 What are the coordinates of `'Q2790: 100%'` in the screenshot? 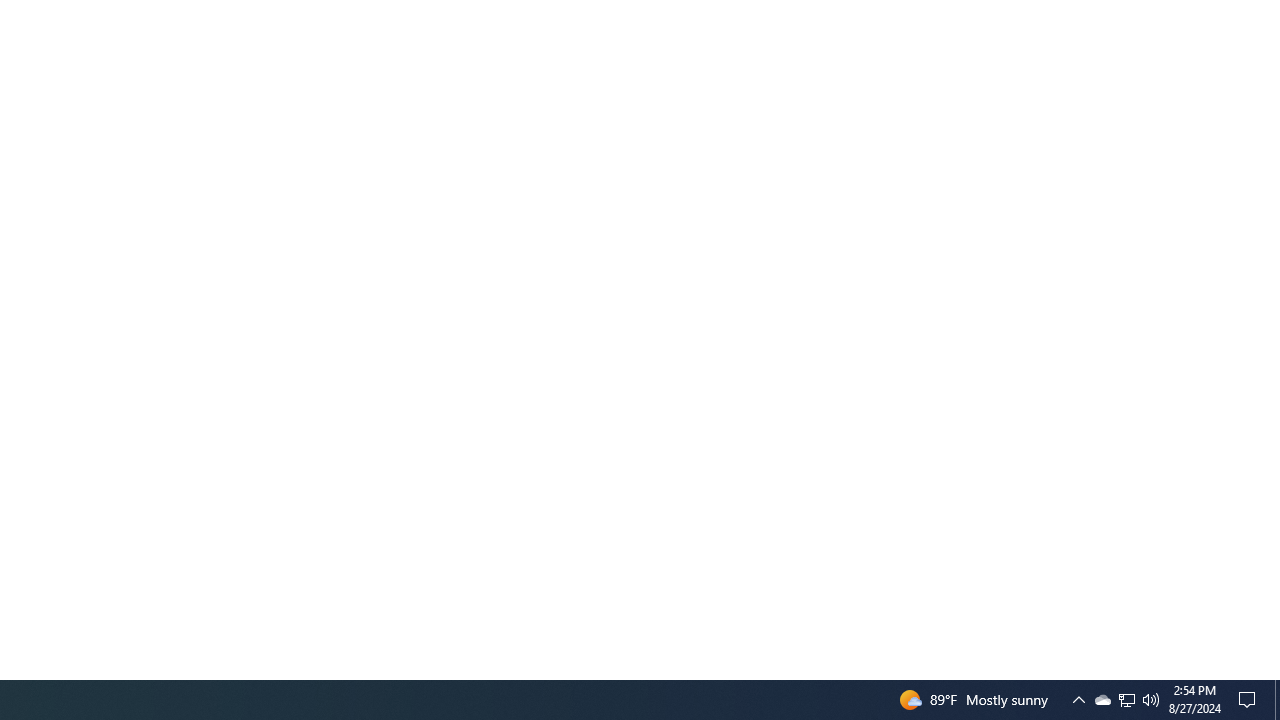 It's located at (1151, 698).